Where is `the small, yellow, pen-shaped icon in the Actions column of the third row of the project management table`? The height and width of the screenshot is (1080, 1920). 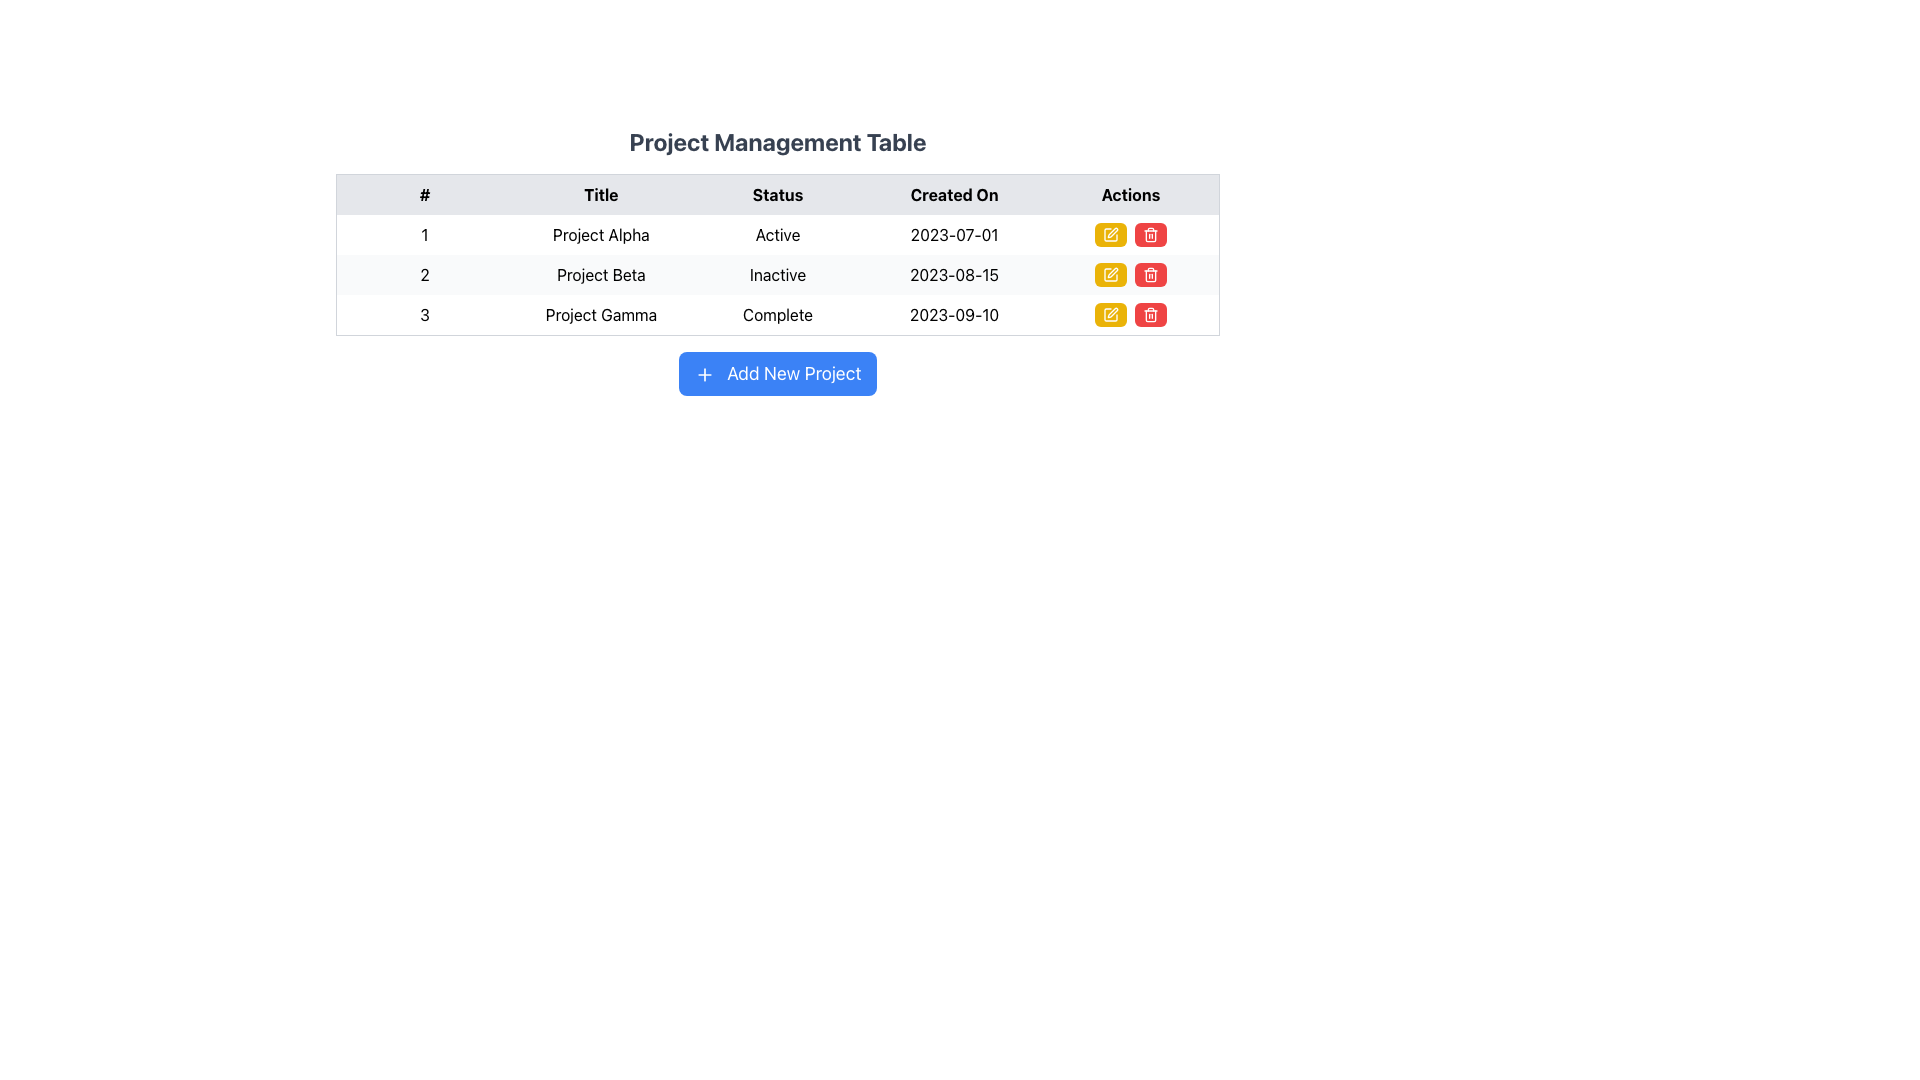 the small, yellow, pen-shaped icon in the Actions column of the third row of the project management table is located at coordinates (1112, 312).